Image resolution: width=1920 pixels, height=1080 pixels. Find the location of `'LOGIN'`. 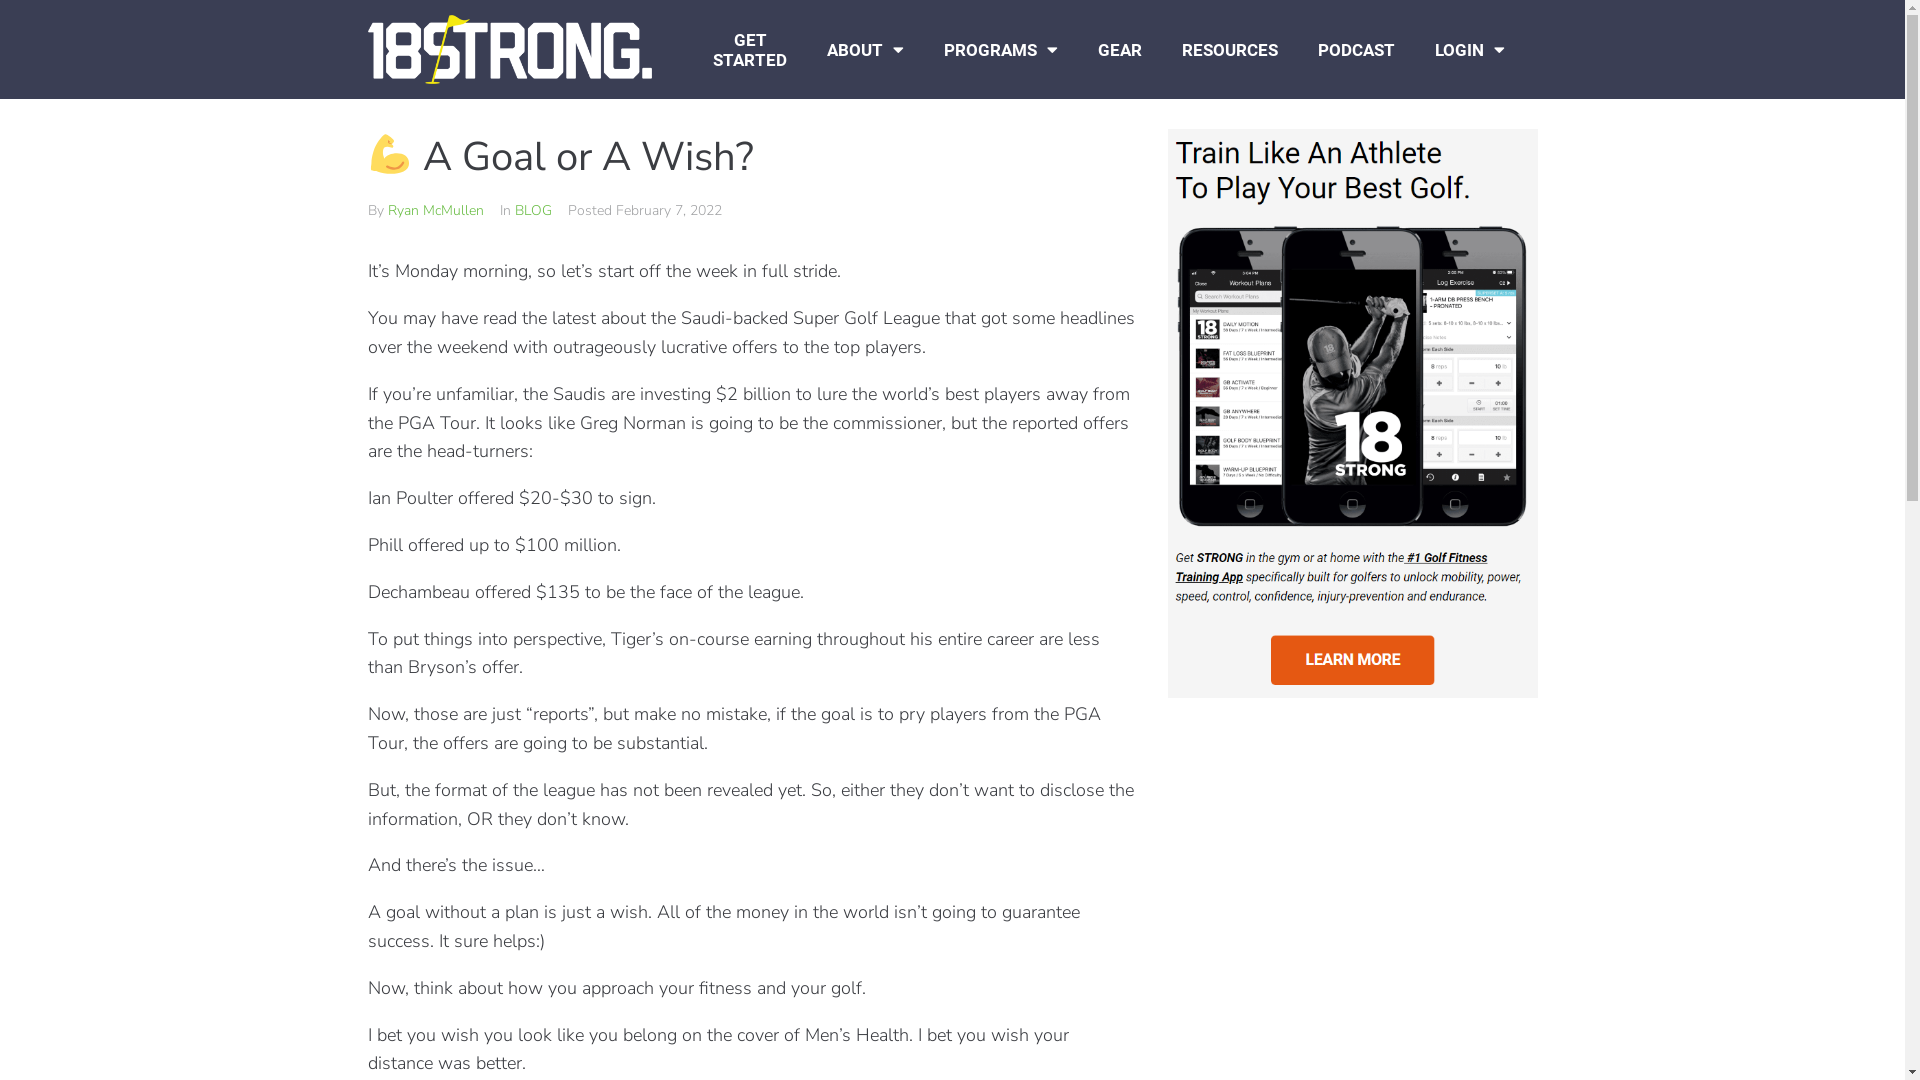

'LOGIN' is located at coordinates (1469, 49).